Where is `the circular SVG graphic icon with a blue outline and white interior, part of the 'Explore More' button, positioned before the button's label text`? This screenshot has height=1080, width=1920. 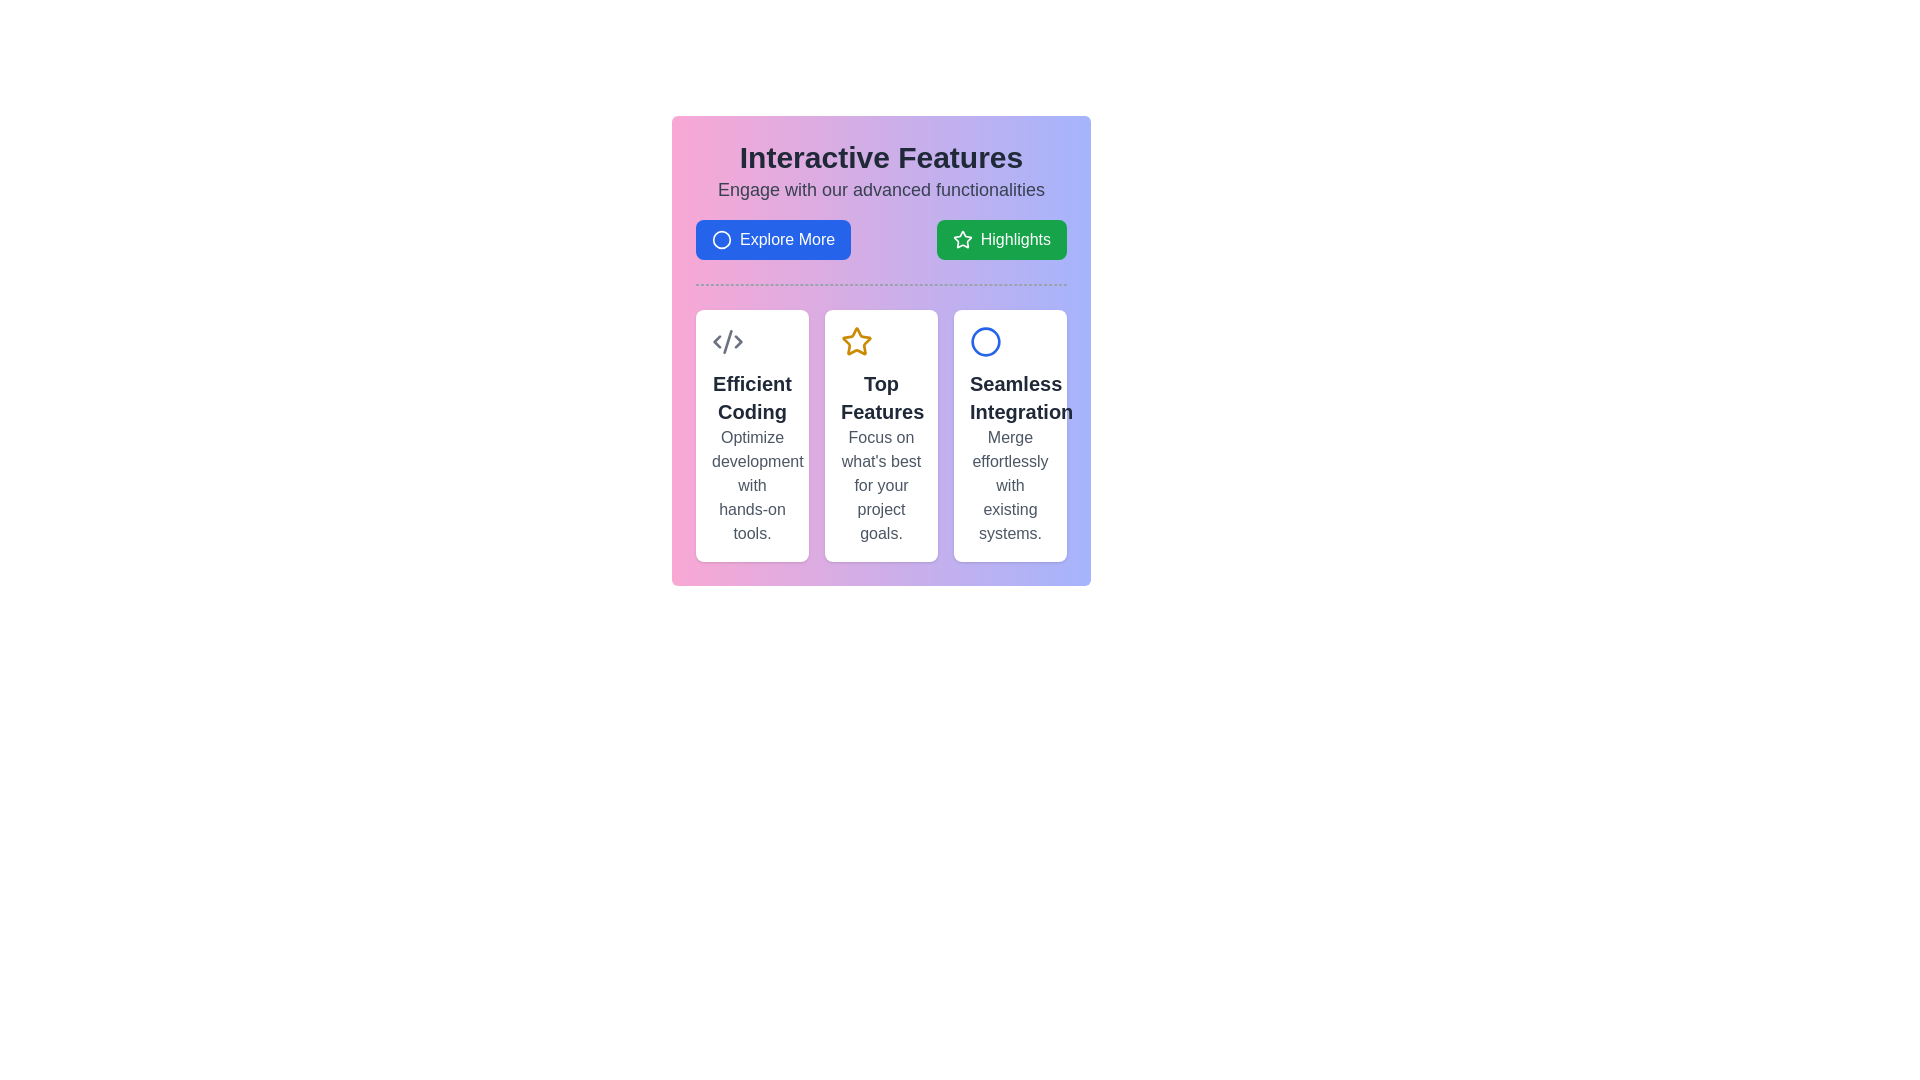
the circular SVG graphic icon with a blue outline and white interior, part of the 'Explore More' button, positioned before the button's label text is located at coordinates (720, 238).